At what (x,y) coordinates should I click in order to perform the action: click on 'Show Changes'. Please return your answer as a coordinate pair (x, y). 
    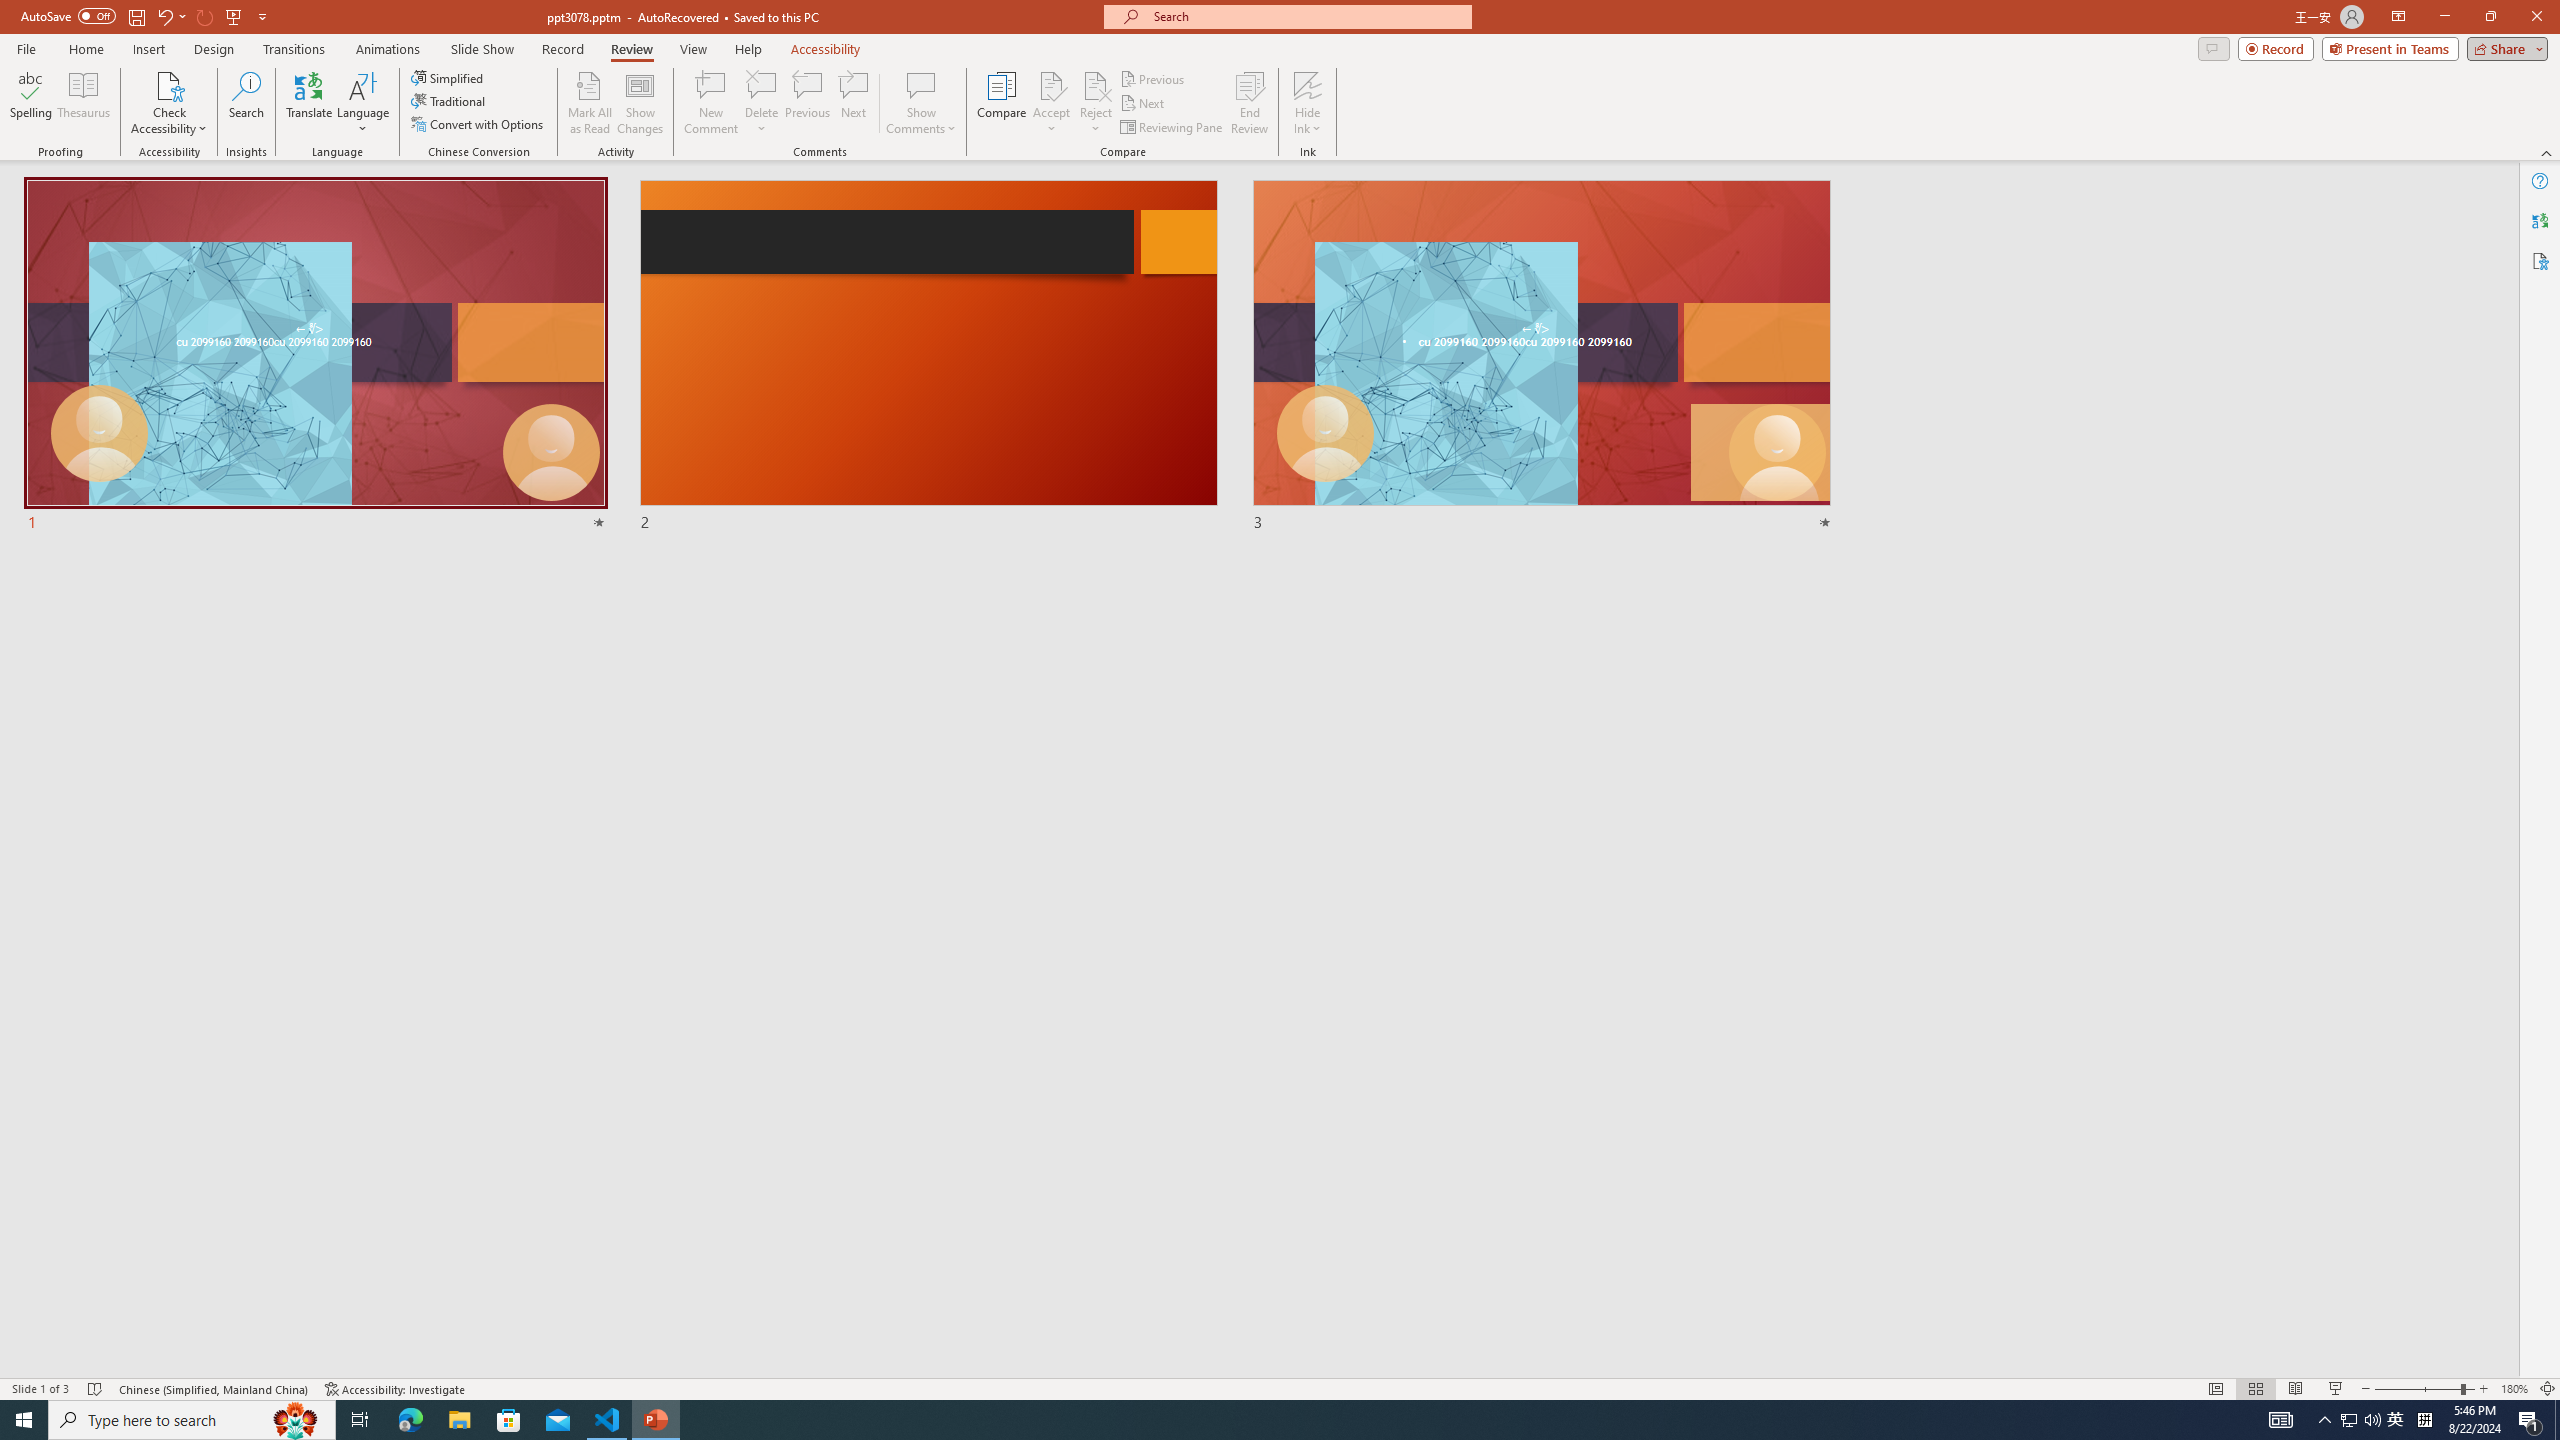
    Looking at the image, I should click on (640, 103).